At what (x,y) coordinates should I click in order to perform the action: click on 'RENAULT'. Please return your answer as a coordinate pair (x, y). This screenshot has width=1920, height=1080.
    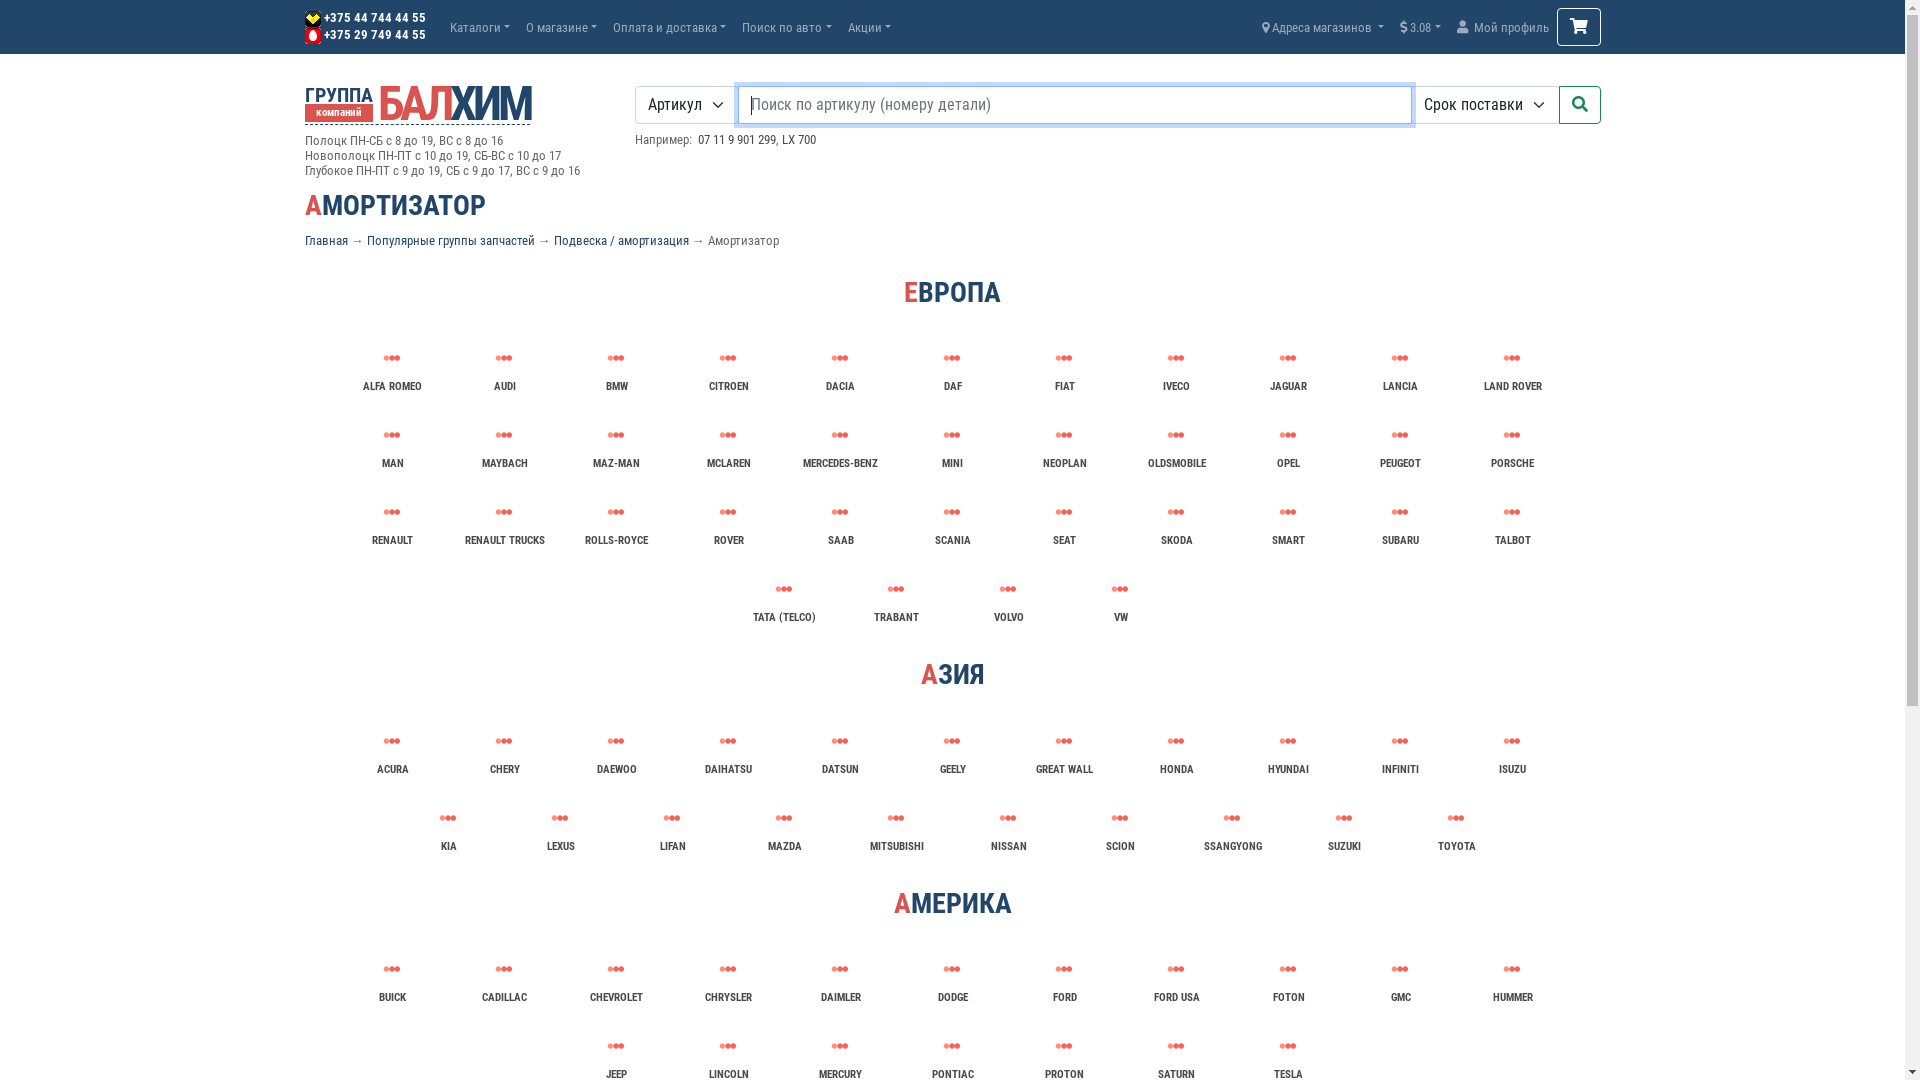
    Looking at the image, I should click on (340, 518).